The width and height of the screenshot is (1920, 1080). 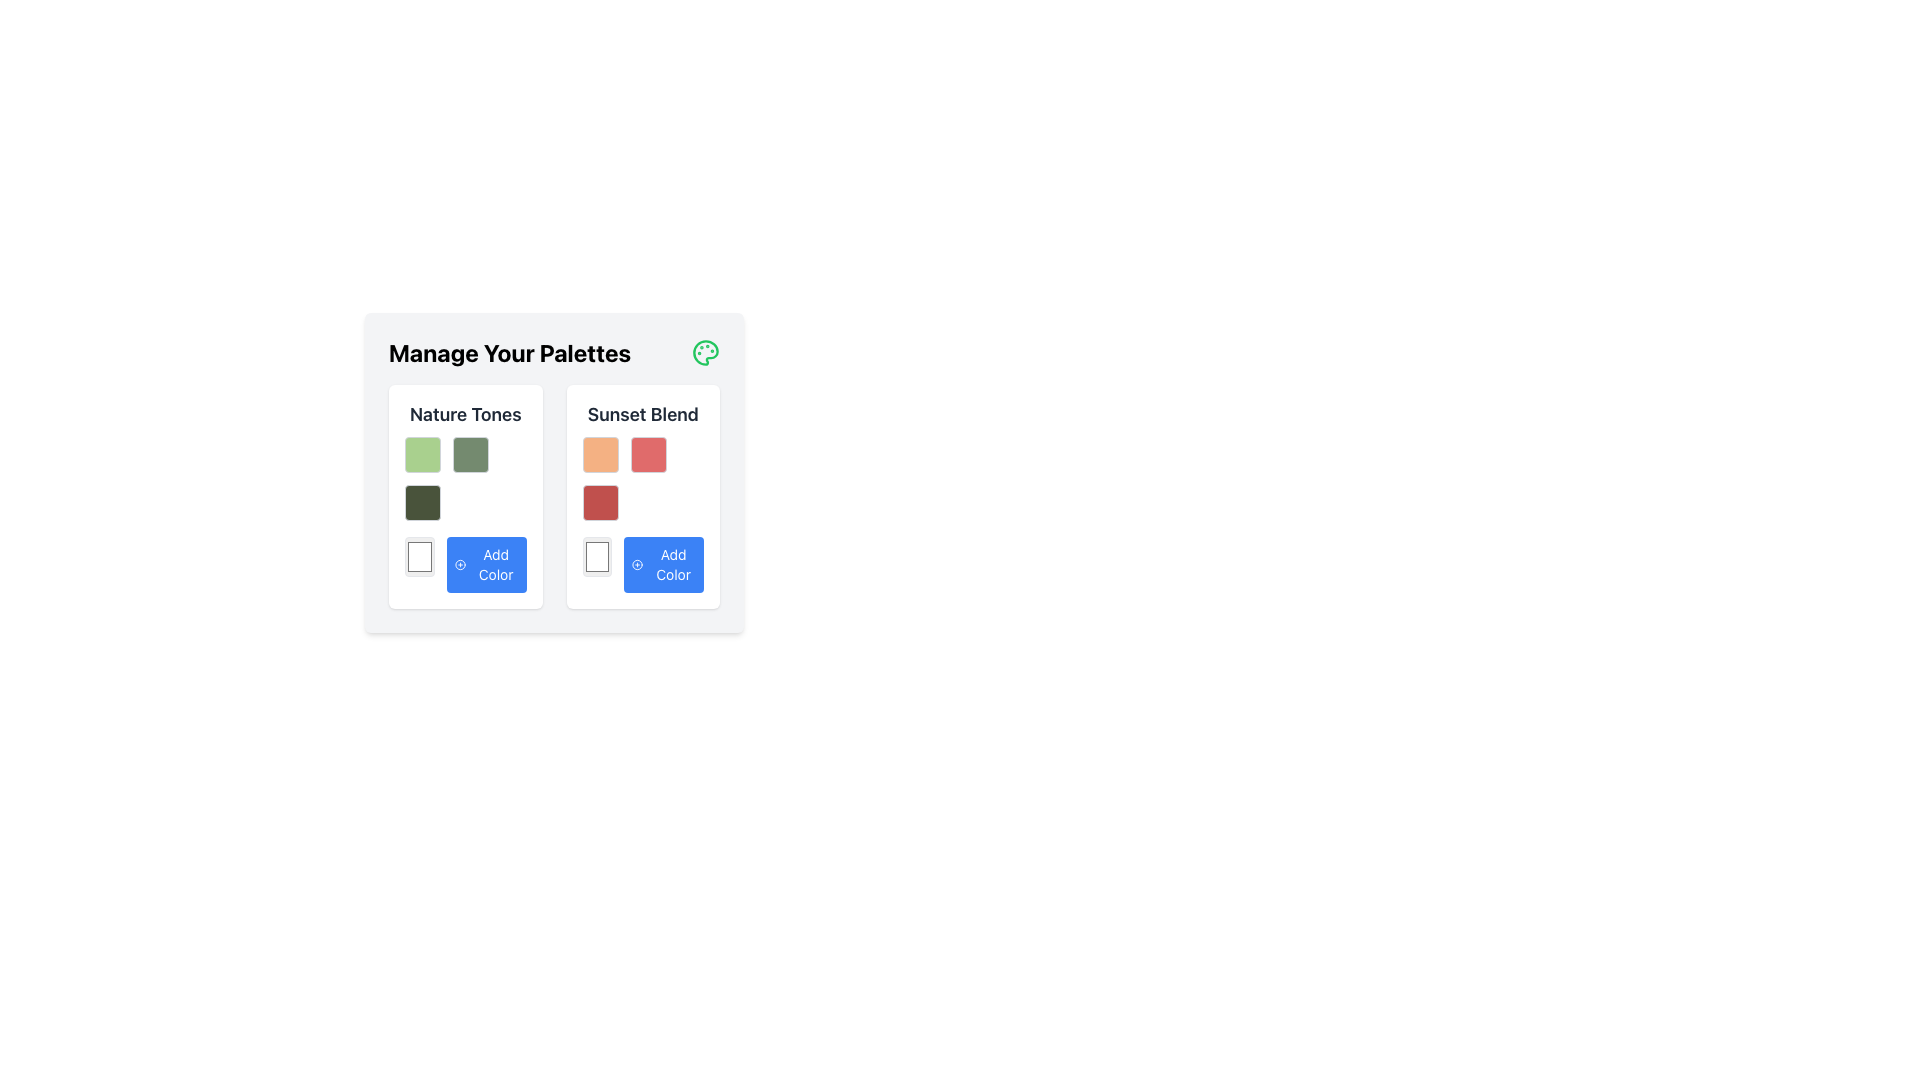 I want to click on the circular SVG shape that serves as the background for the '+' icon in the 'Manage Your Palettes' interface, so click(x=636, y=564).